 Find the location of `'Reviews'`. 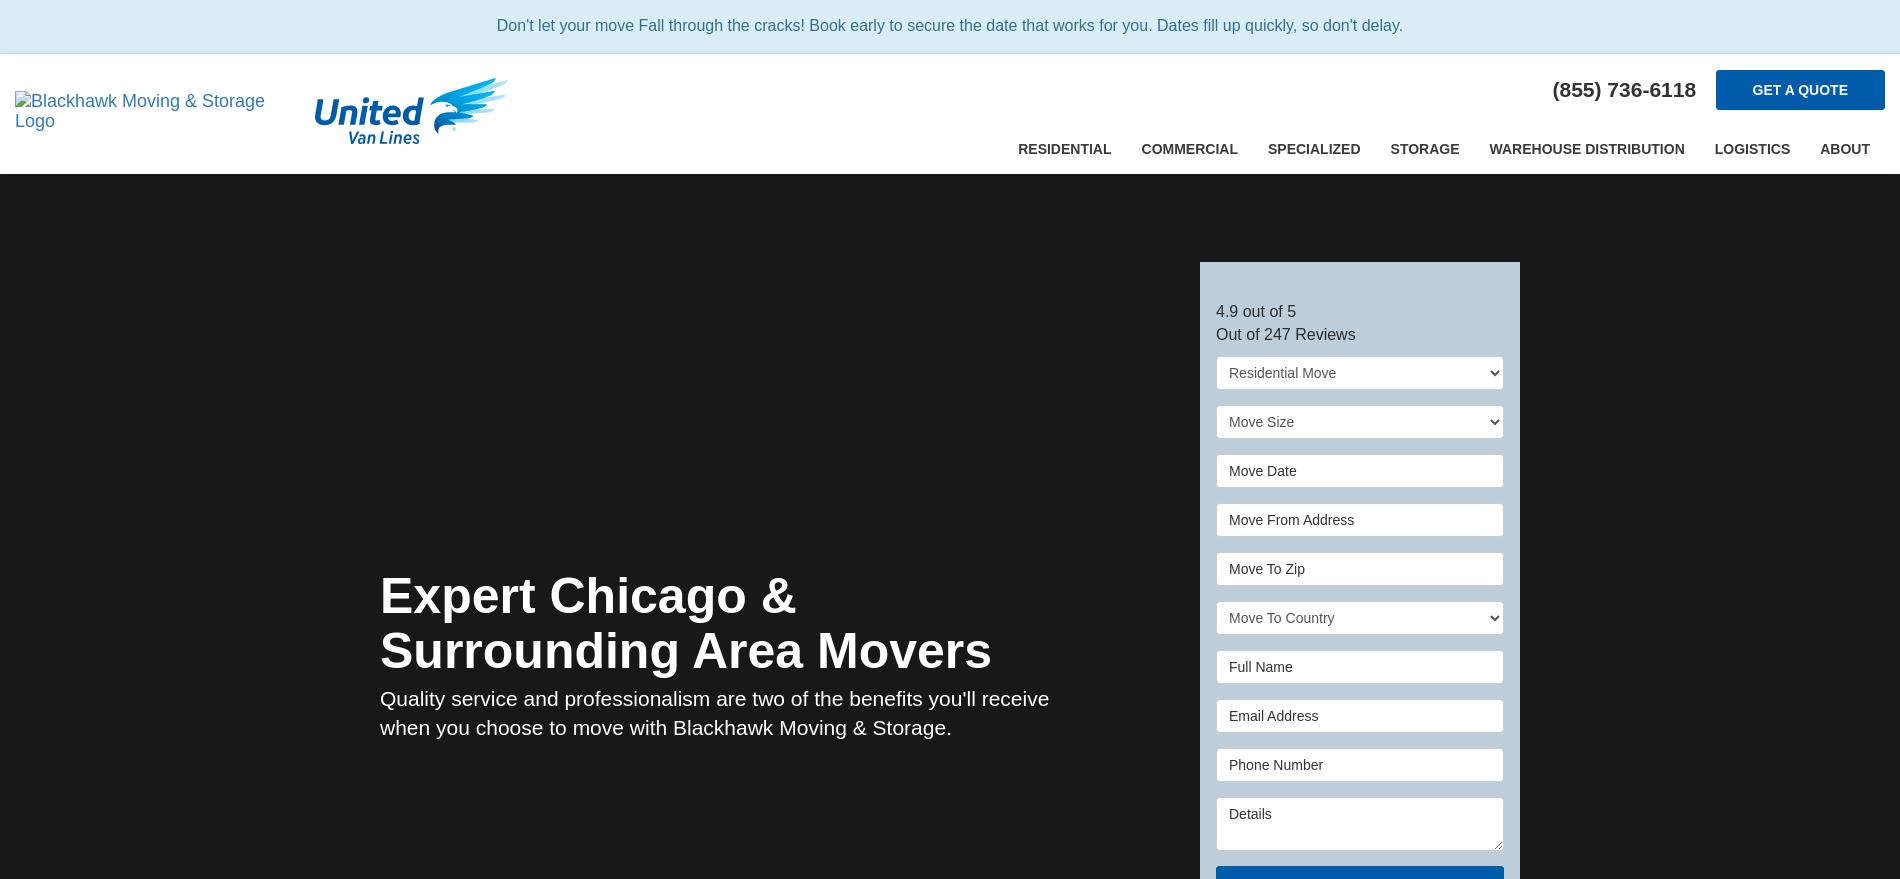

'Reviews' is located at coordinates (1321, 332).